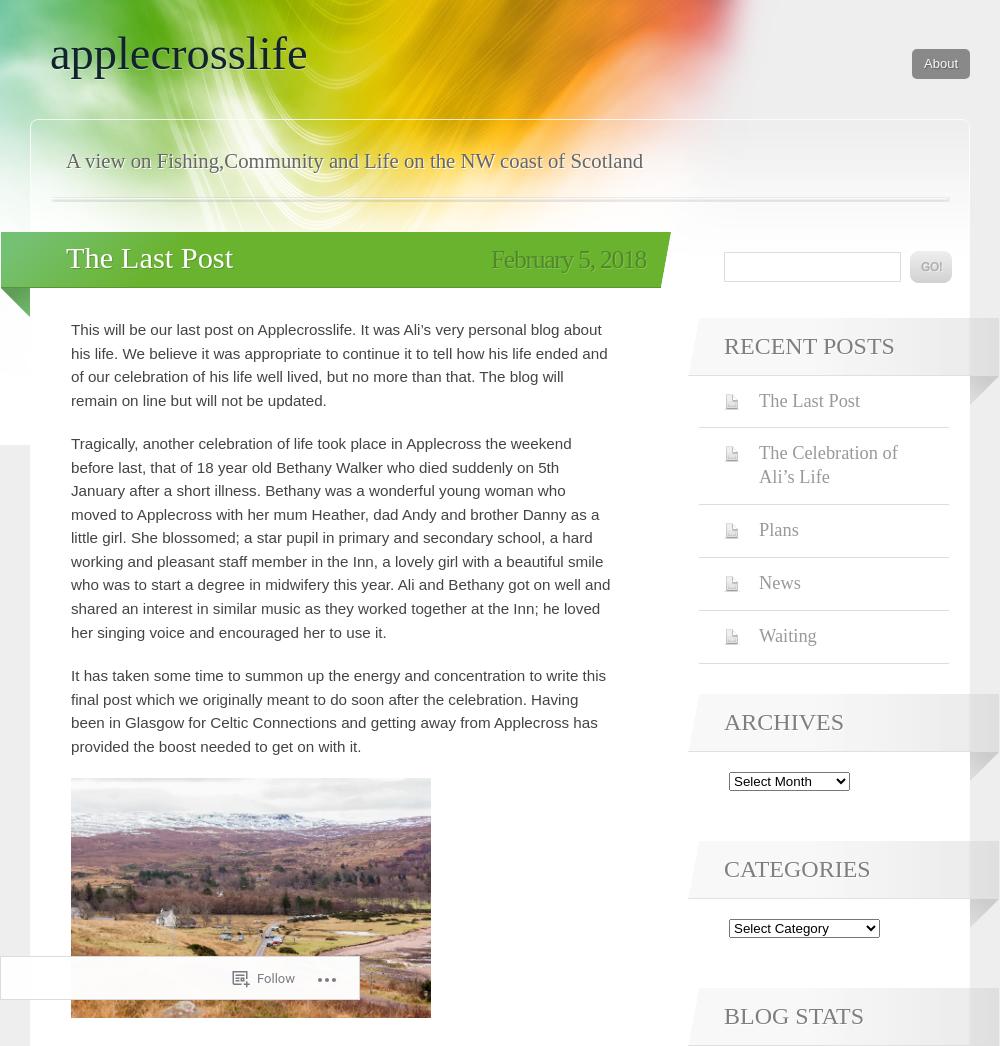  I want to click on 'Blog Stats', so click(794, 1015).